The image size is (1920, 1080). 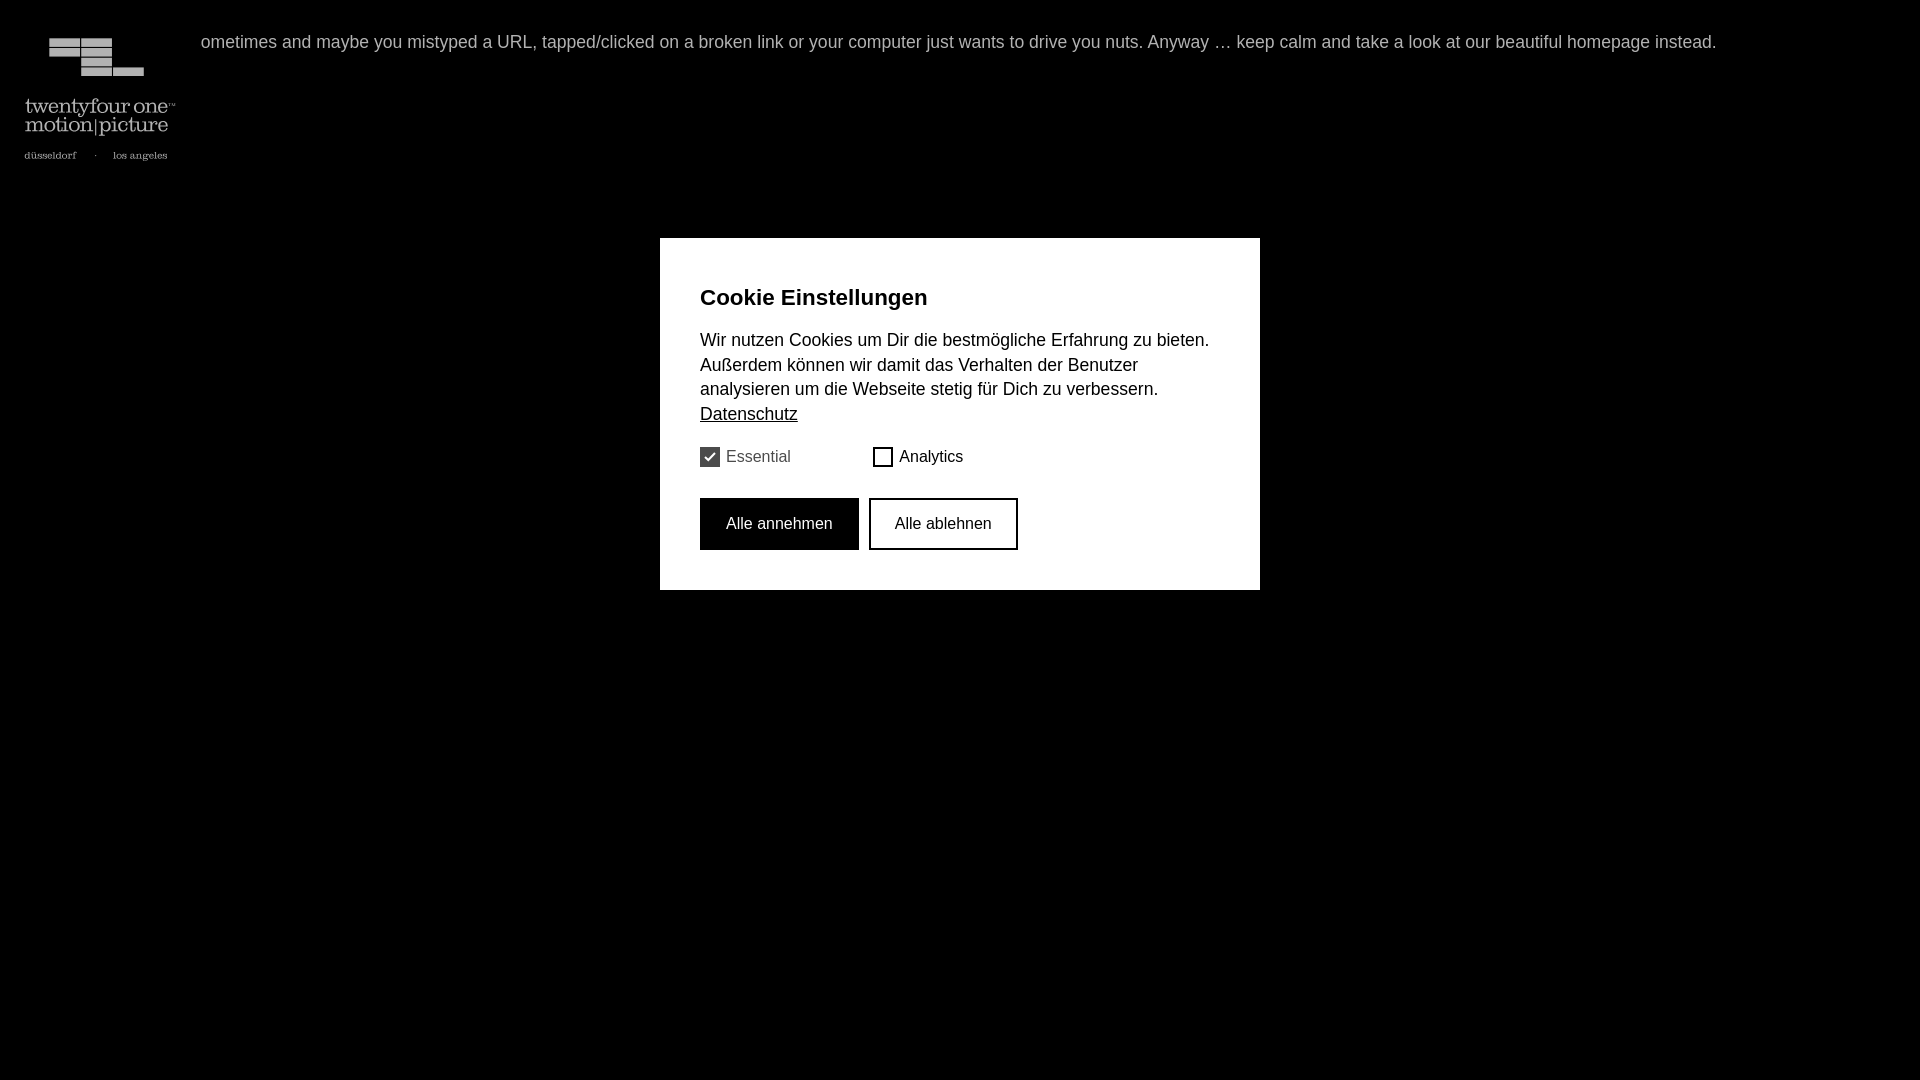 I want to click on 'Alle annehmen', so click(x=778, y=522).